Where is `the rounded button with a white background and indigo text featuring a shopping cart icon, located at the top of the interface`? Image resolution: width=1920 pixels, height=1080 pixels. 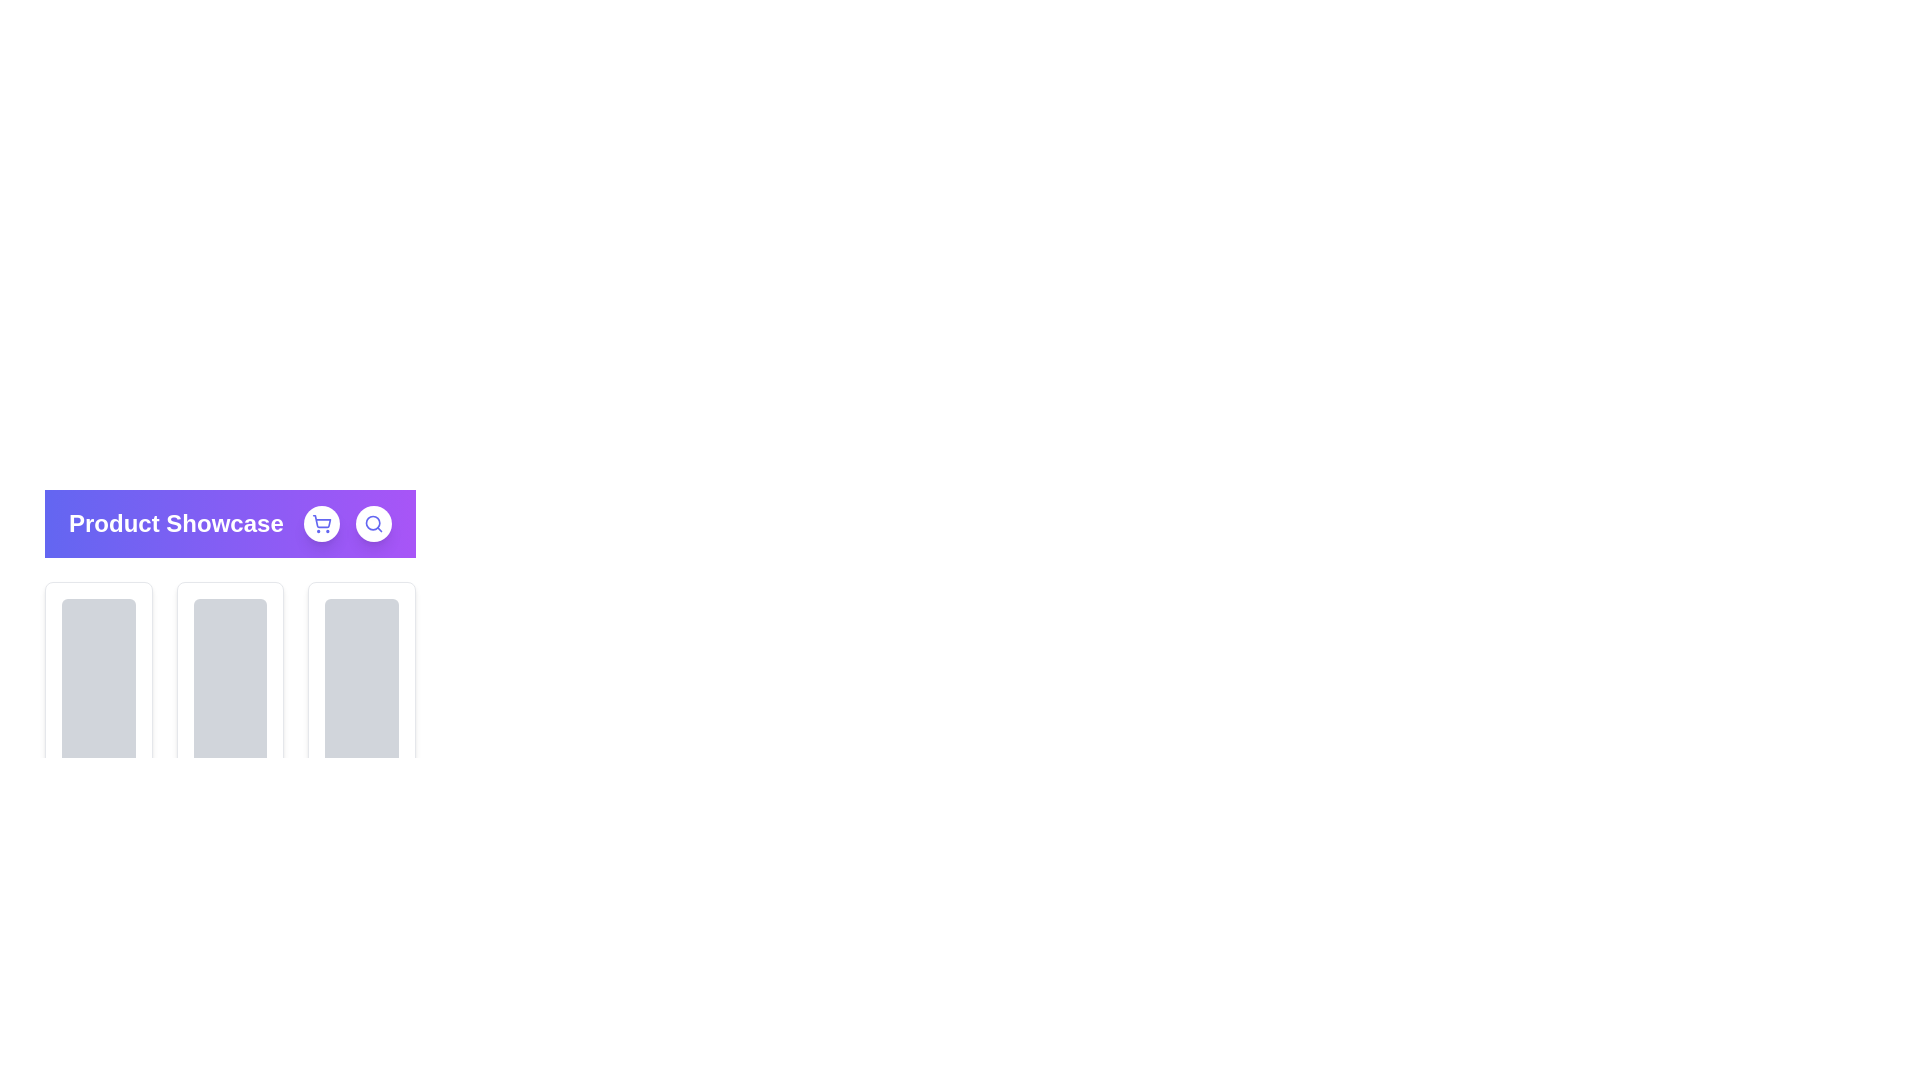 the rounded button with a white background and indigo text featuring a shopping cart icon, located at the top of the interface is located at coordinates (321, 523).